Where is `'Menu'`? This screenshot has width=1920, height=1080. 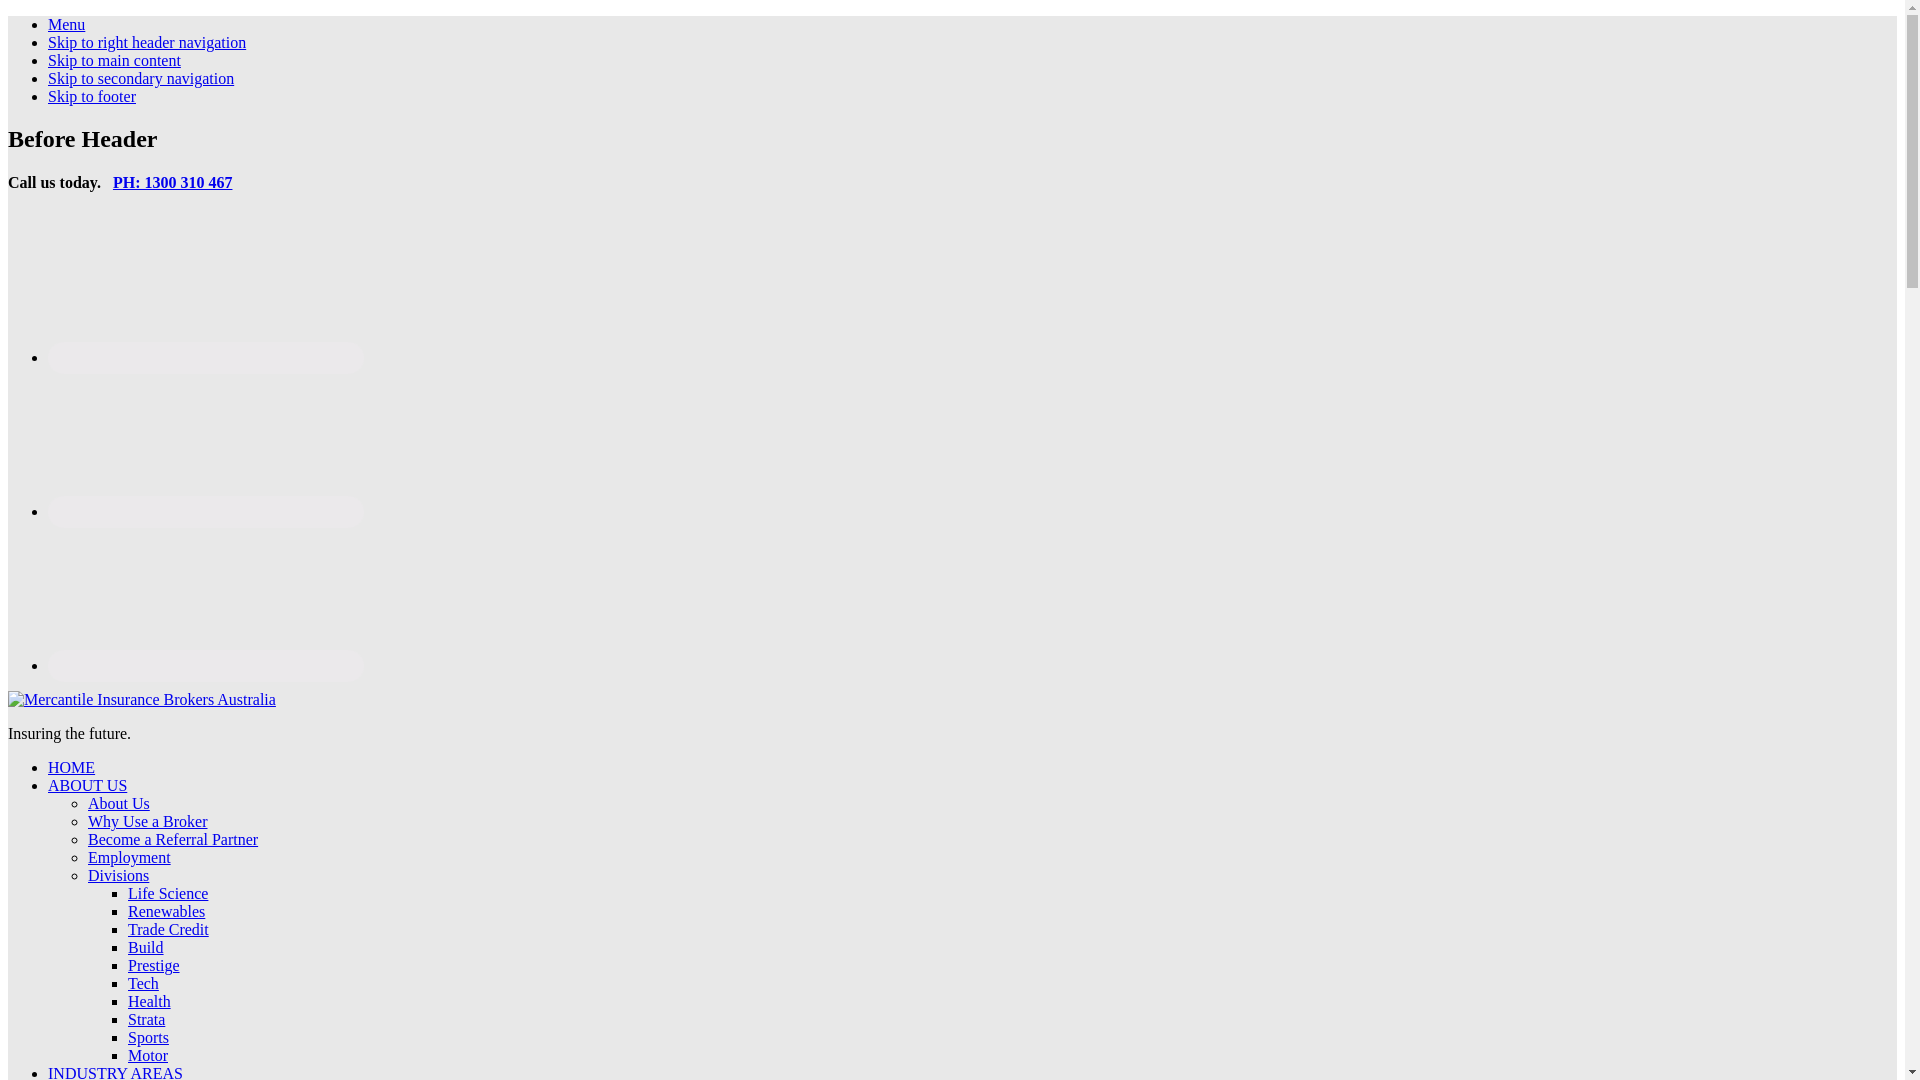 'Menu' is located at coordinates (66, 24).